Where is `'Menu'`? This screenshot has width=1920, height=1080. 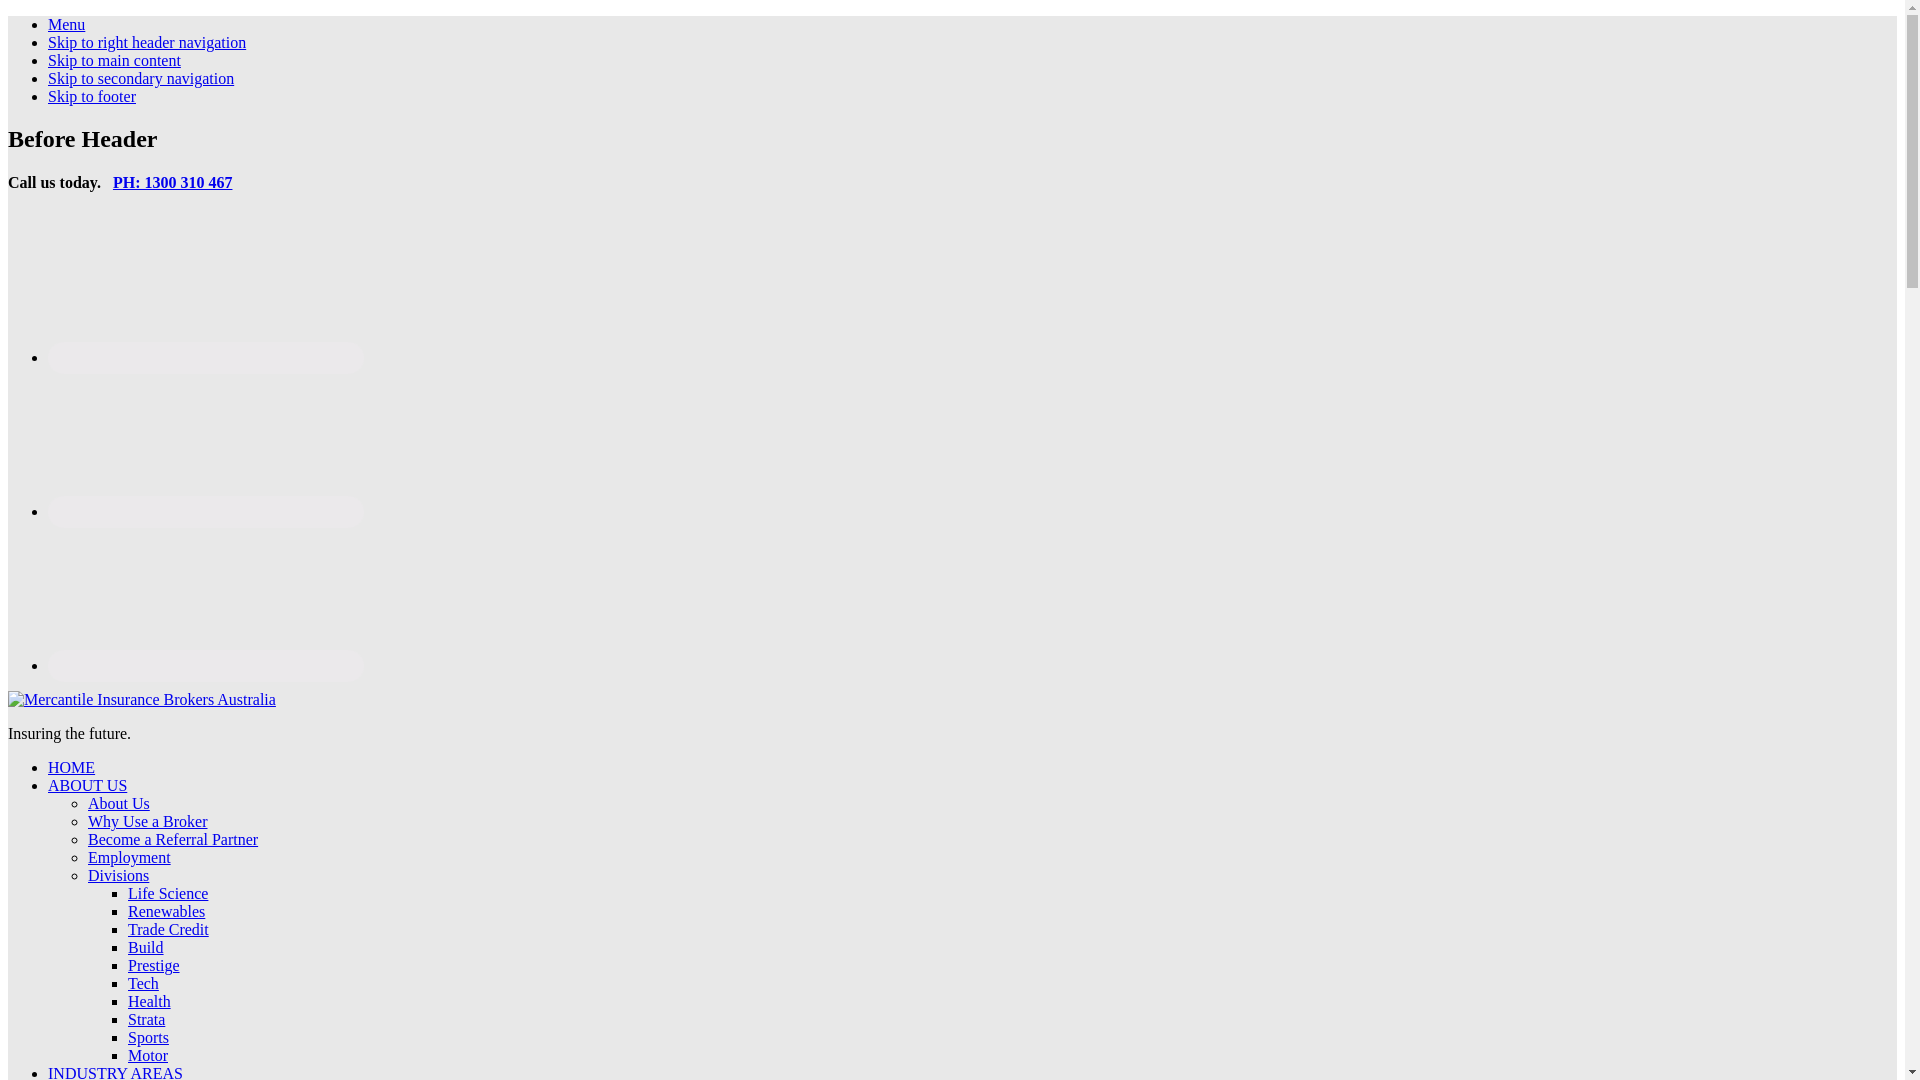 'Menu' is located at coordinates (66, 24).